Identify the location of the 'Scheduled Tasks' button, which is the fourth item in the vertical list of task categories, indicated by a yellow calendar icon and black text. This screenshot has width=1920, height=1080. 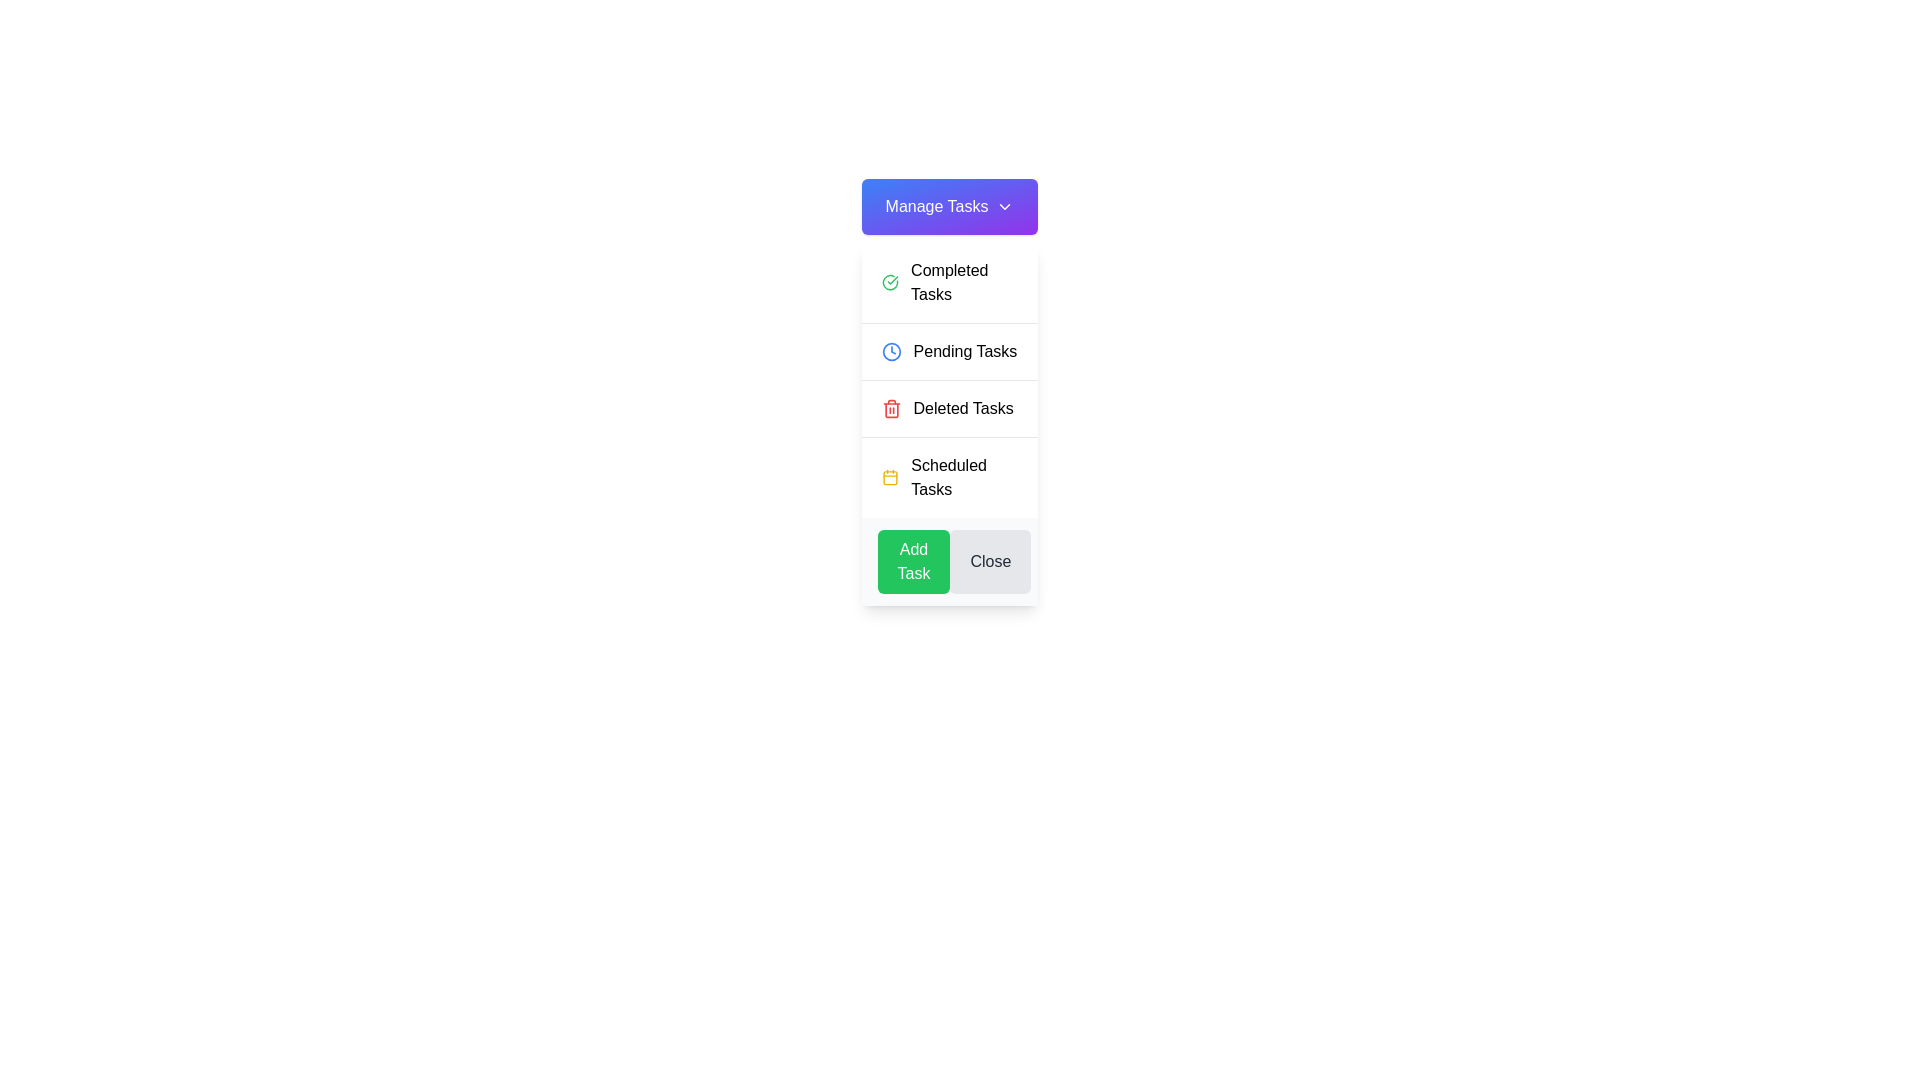
(949, 477).